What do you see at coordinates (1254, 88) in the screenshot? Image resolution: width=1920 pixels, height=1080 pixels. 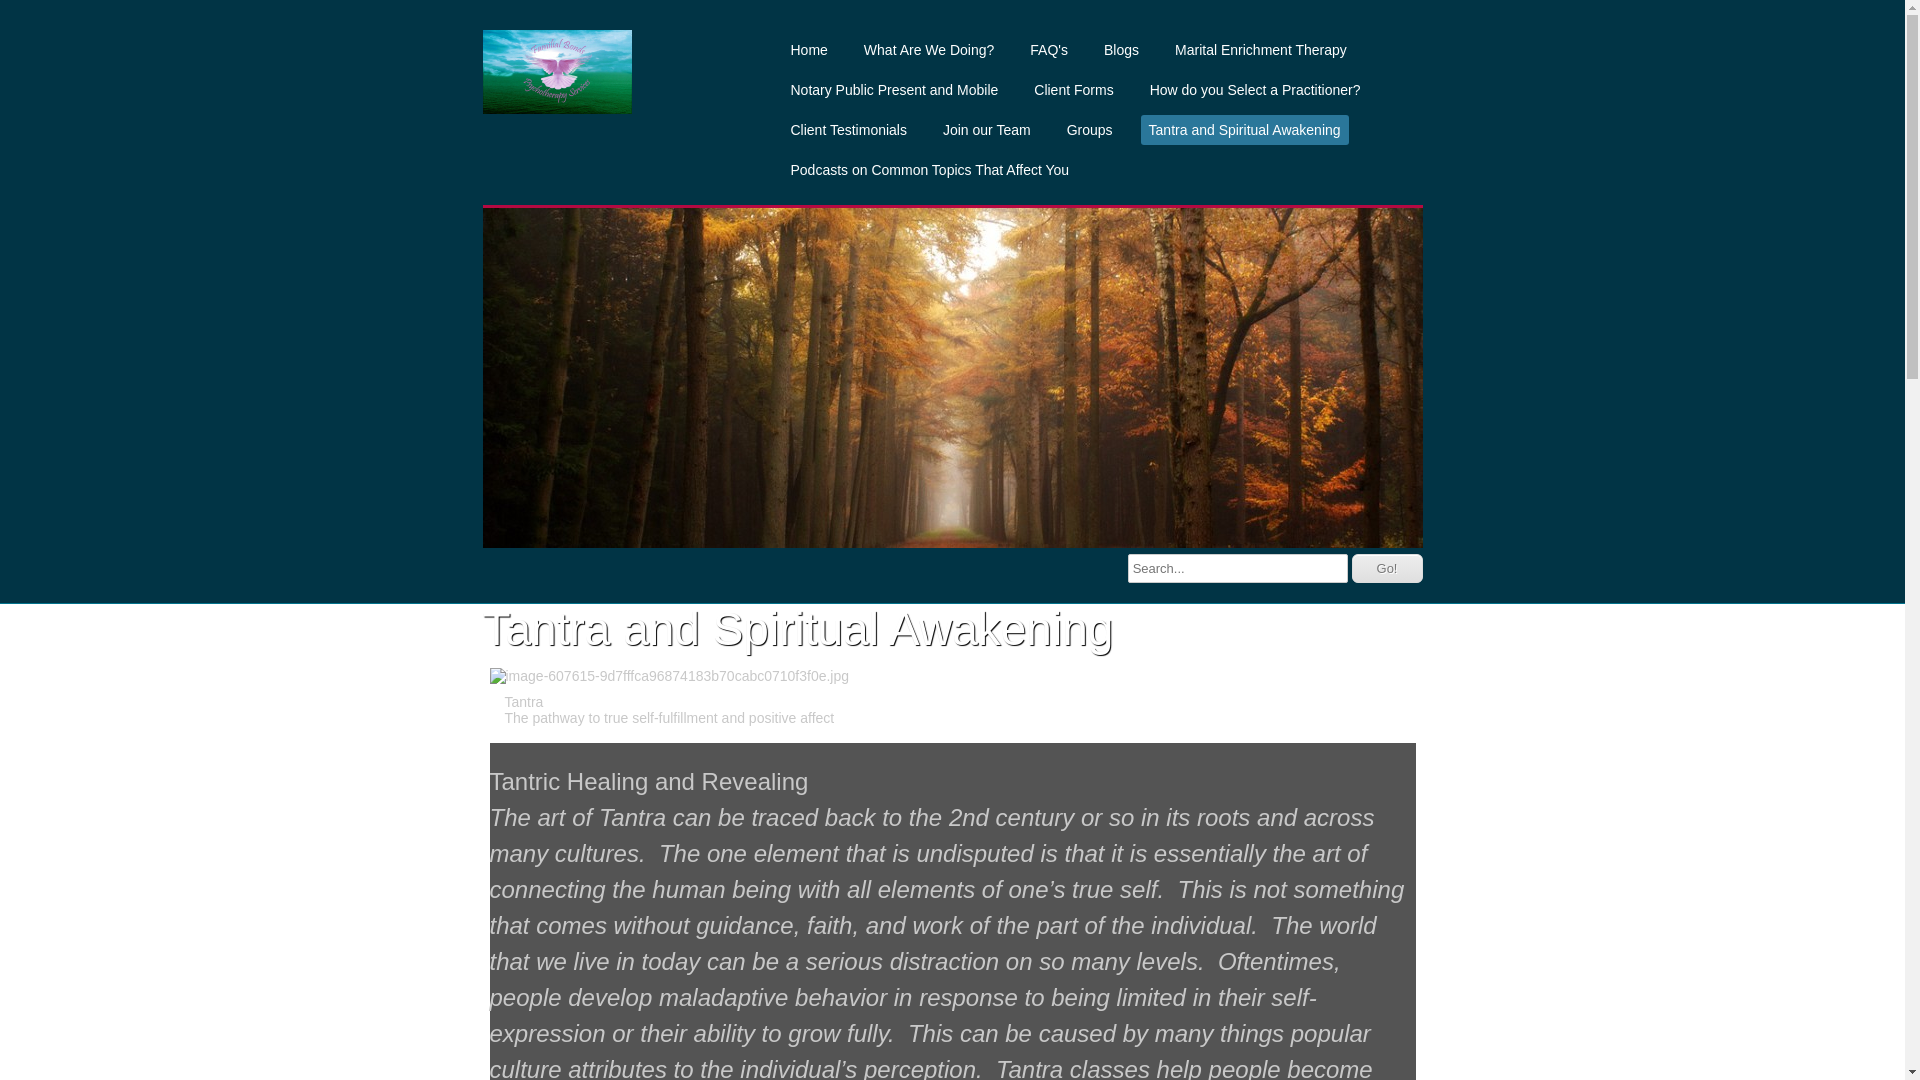 I see `'How do you Select a Practitioner?'` at bounding box center [1254, 88].